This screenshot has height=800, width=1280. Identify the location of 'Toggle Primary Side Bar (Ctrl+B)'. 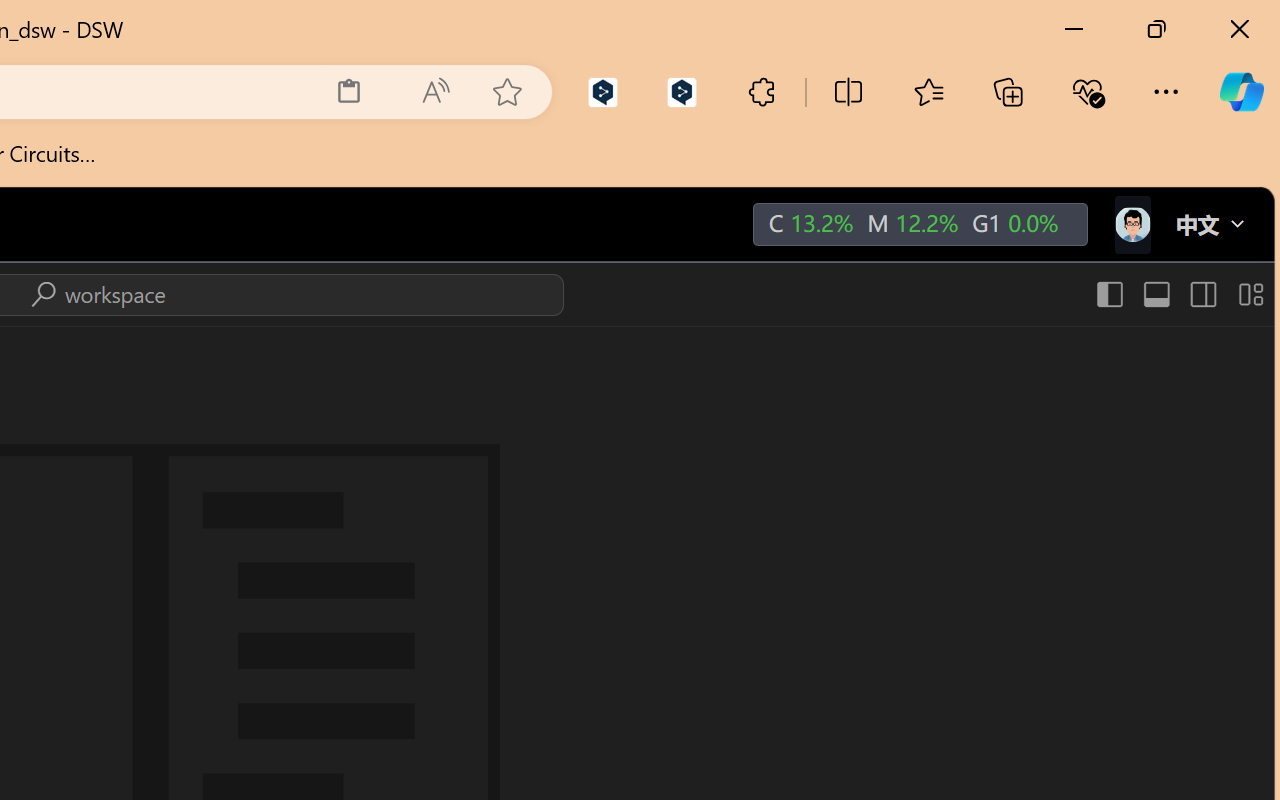
(1108, 294).